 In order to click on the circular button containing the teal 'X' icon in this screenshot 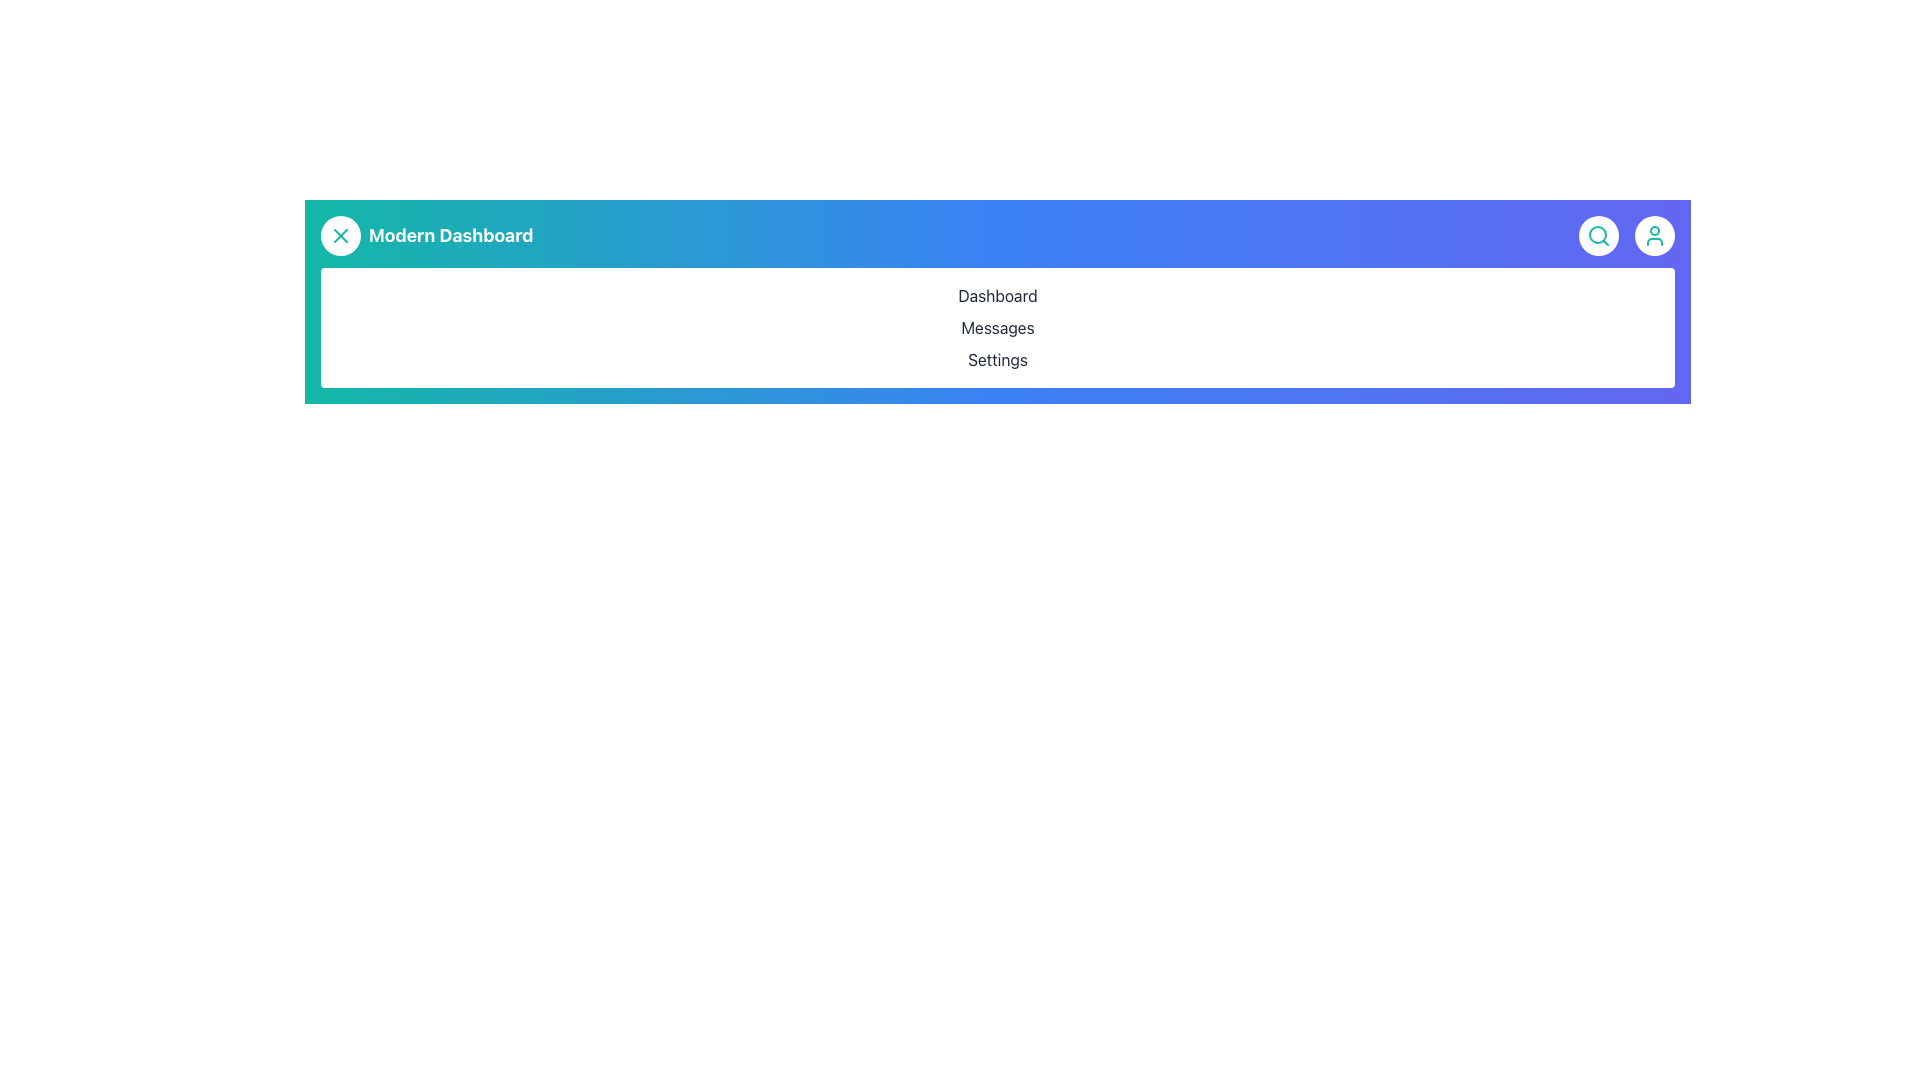, I will do `click(340, 234)`.